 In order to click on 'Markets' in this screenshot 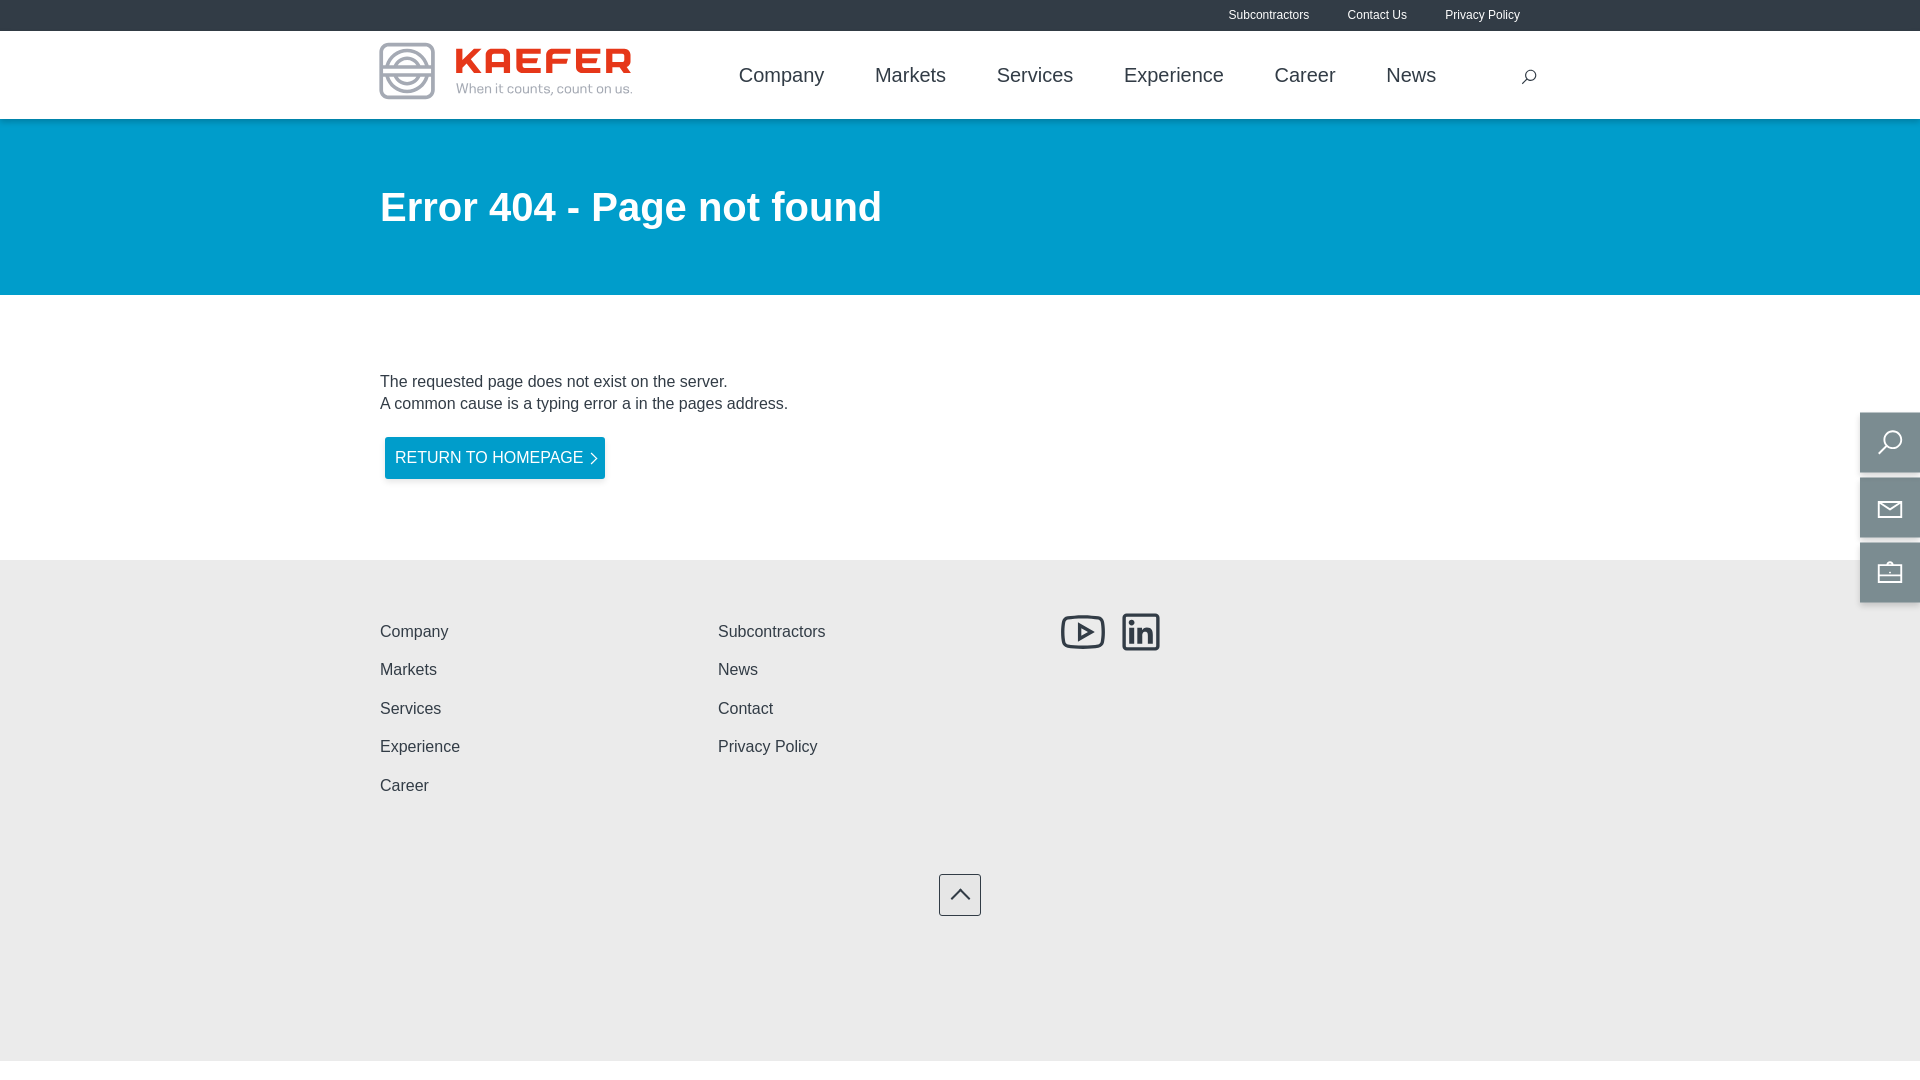, I will do `click(407, 670)`.